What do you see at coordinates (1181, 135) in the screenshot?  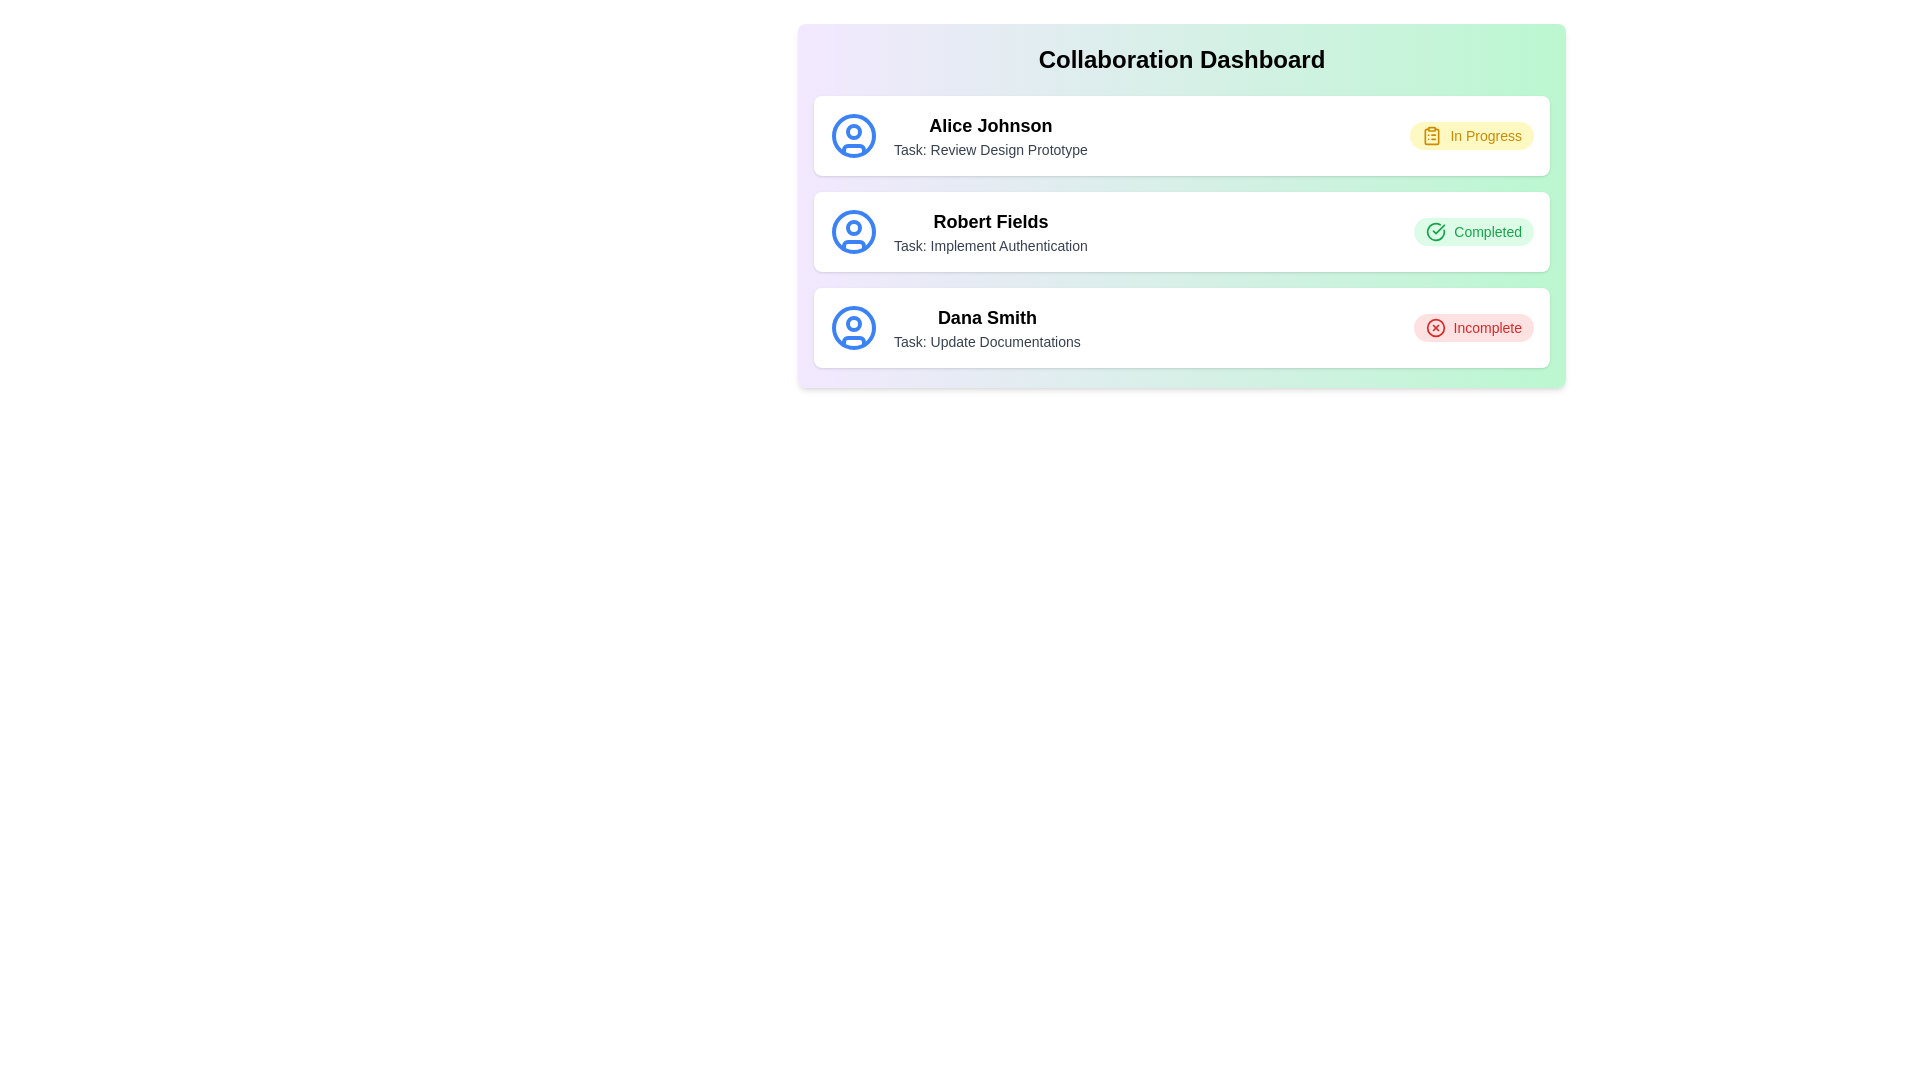 I see `the task card for Alice Johnson - Review Design Prototype to view its details` at bounding box center [1181, 135].